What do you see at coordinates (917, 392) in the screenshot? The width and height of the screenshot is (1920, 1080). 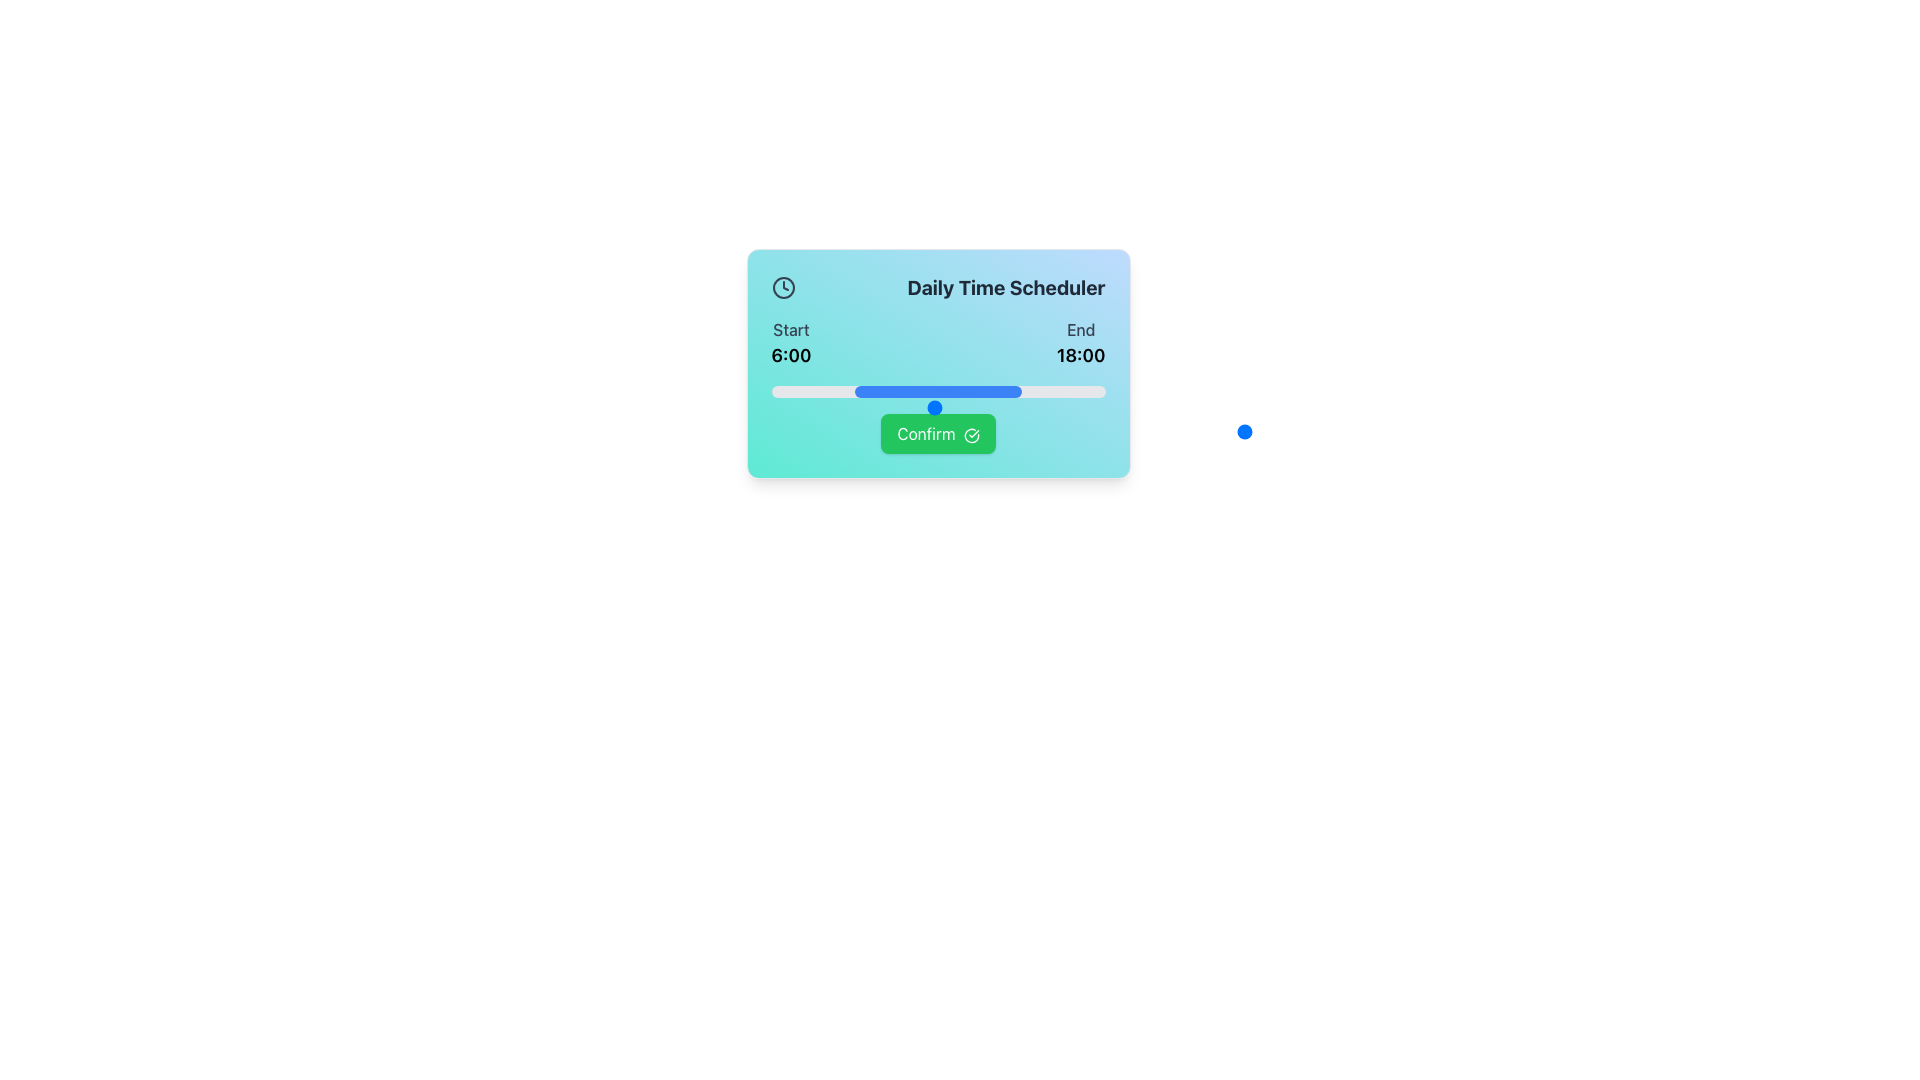 I see `the slider` at bounding box center [917, 392].